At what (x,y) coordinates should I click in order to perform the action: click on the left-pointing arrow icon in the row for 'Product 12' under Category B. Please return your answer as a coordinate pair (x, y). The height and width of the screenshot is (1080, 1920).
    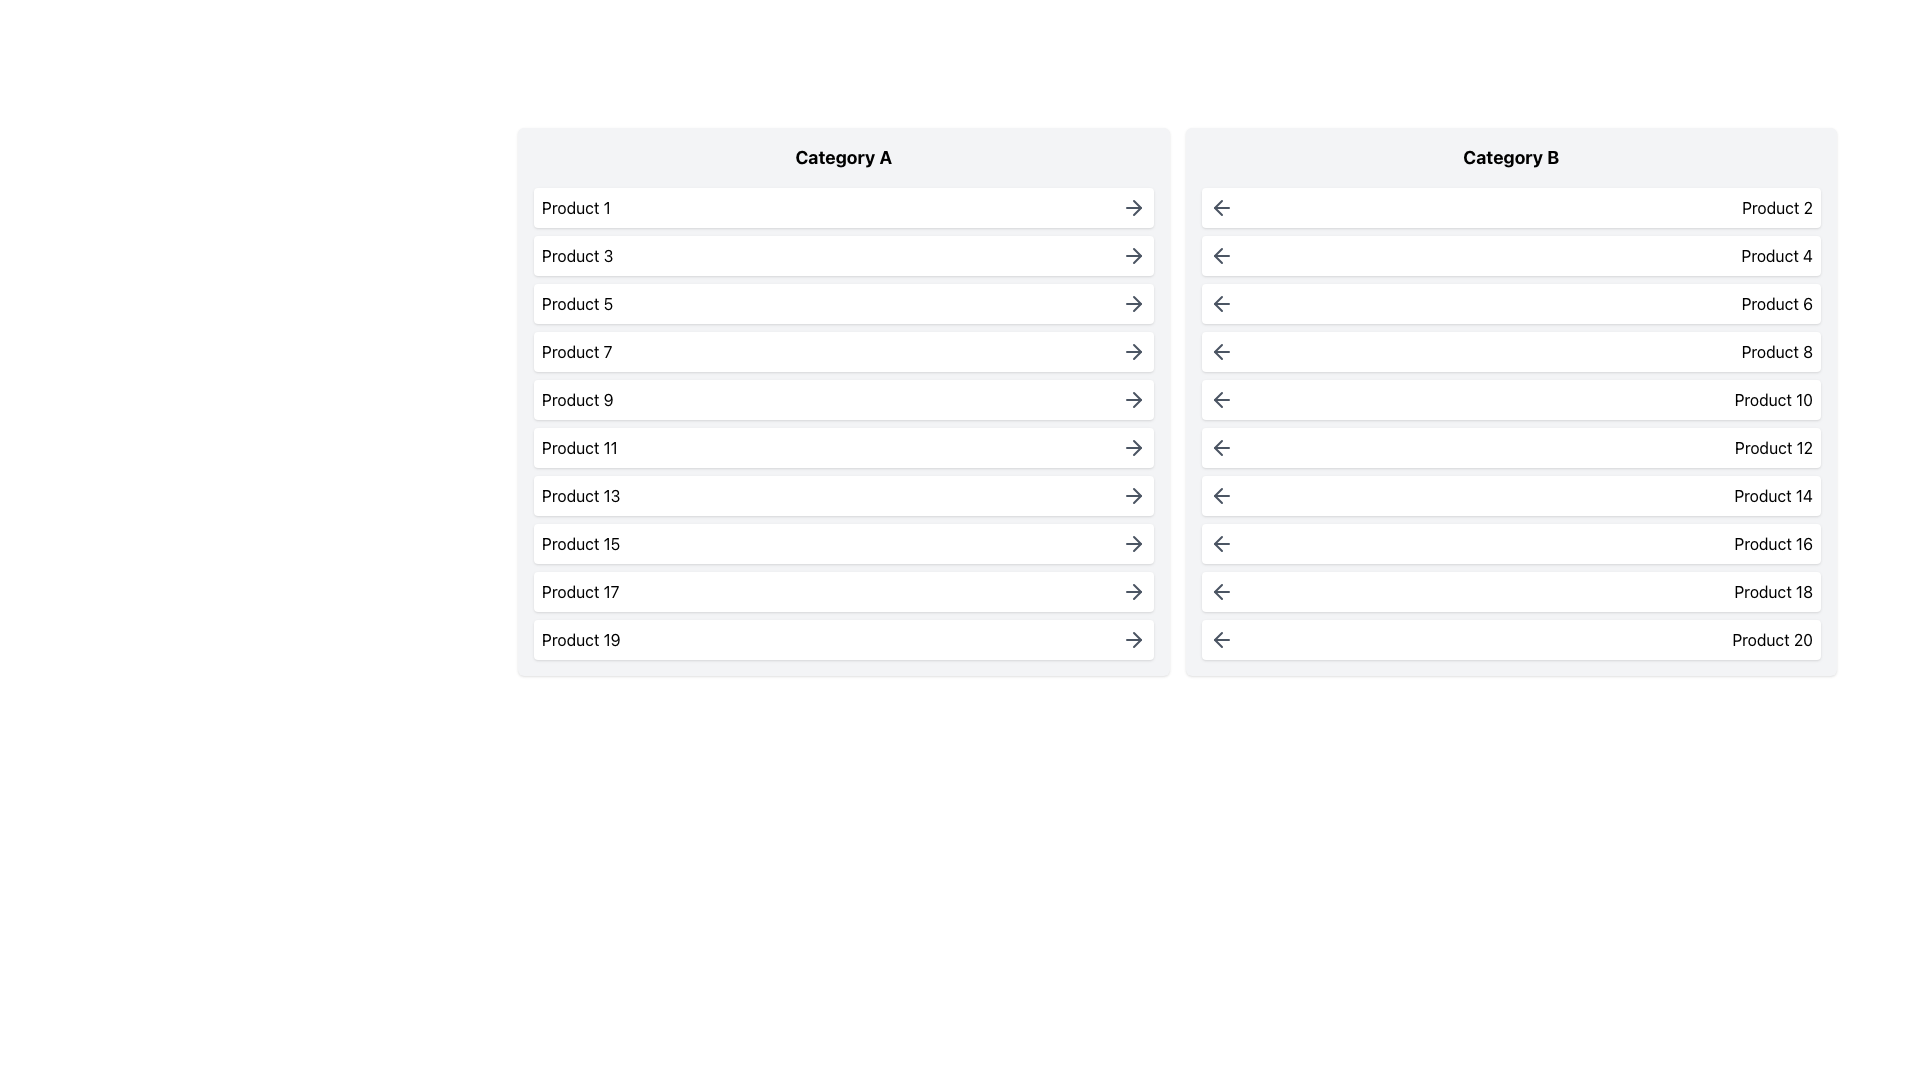
    Looking at the image, I should click on (1217, 446).